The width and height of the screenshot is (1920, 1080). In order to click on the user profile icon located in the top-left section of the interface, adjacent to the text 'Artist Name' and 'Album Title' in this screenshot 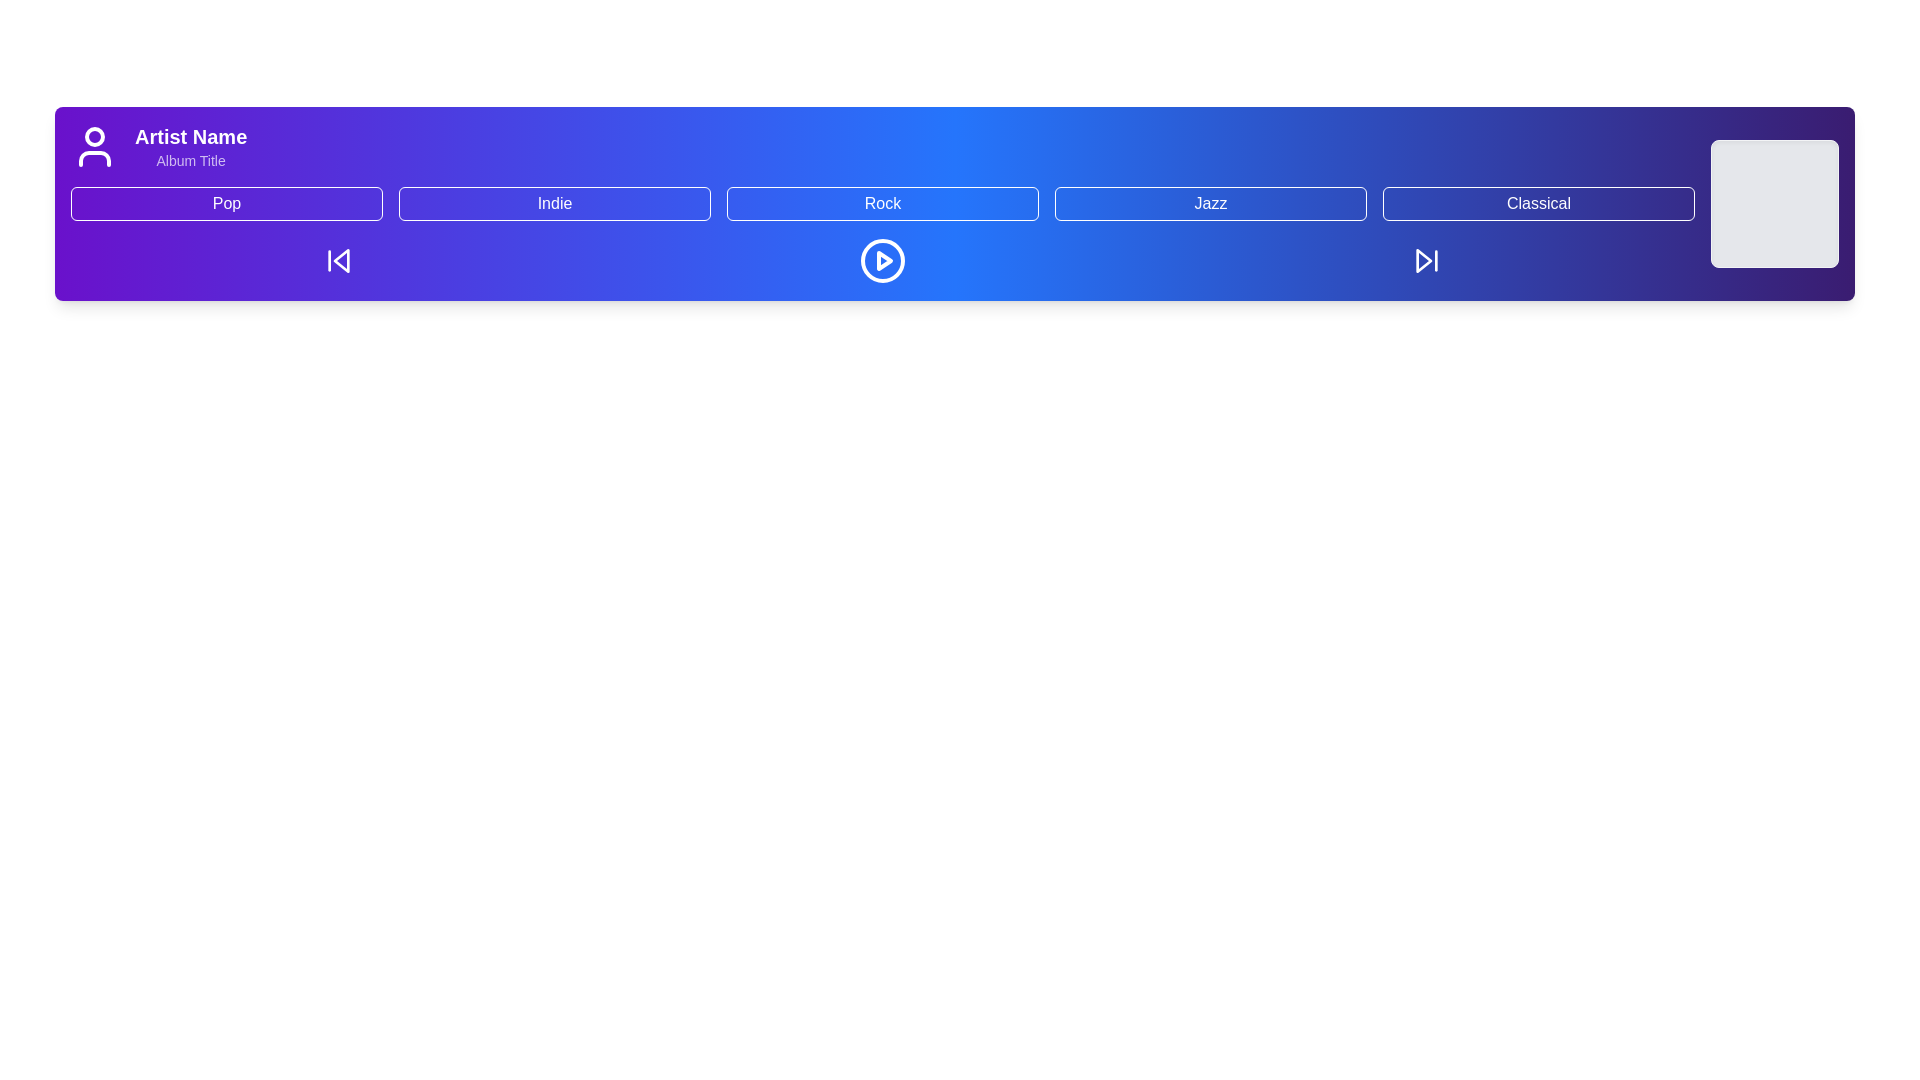, I will do `click(94, 157)`.